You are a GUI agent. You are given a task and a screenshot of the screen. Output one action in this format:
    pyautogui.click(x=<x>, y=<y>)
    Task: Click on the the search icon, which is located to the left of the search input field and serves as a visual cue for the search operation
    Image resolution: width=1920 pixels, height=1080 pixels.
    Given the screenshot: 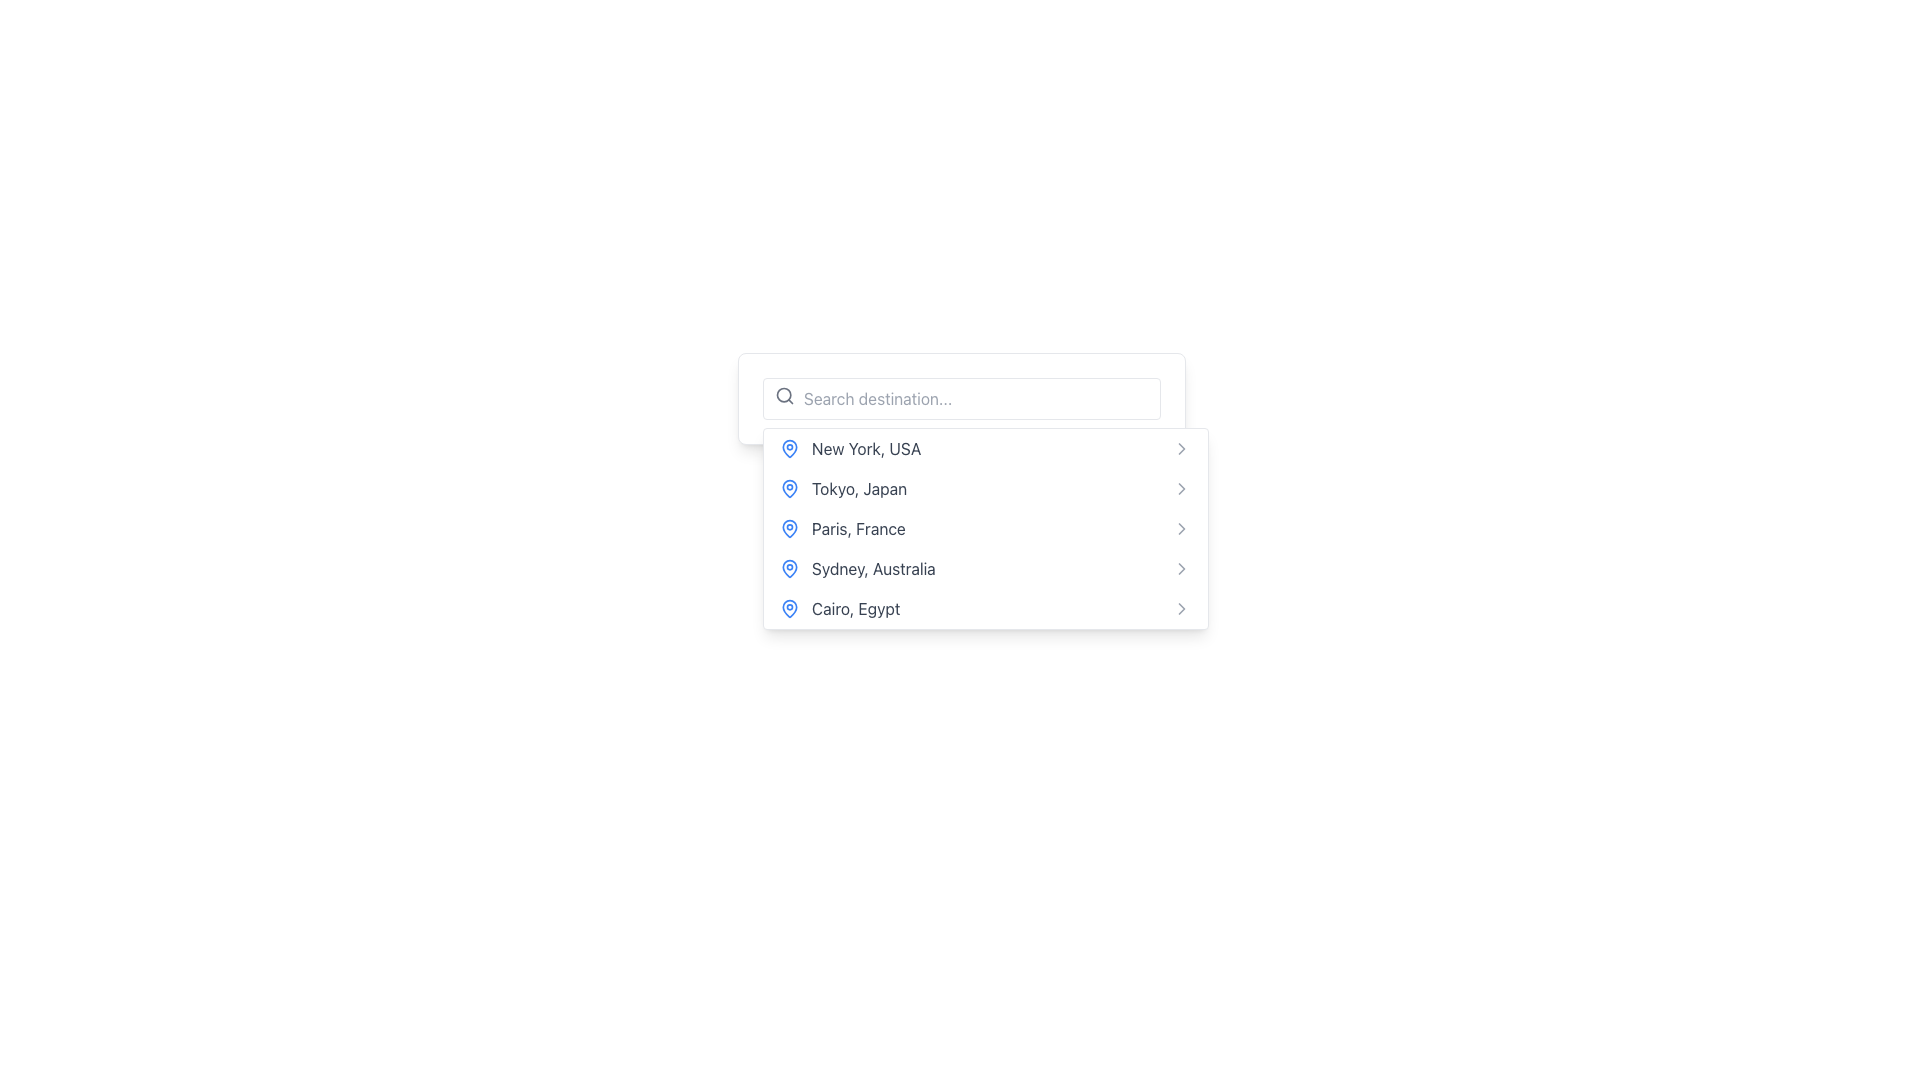 What is the action you would take?
    pyautogui.click(x=784, y=396)
    